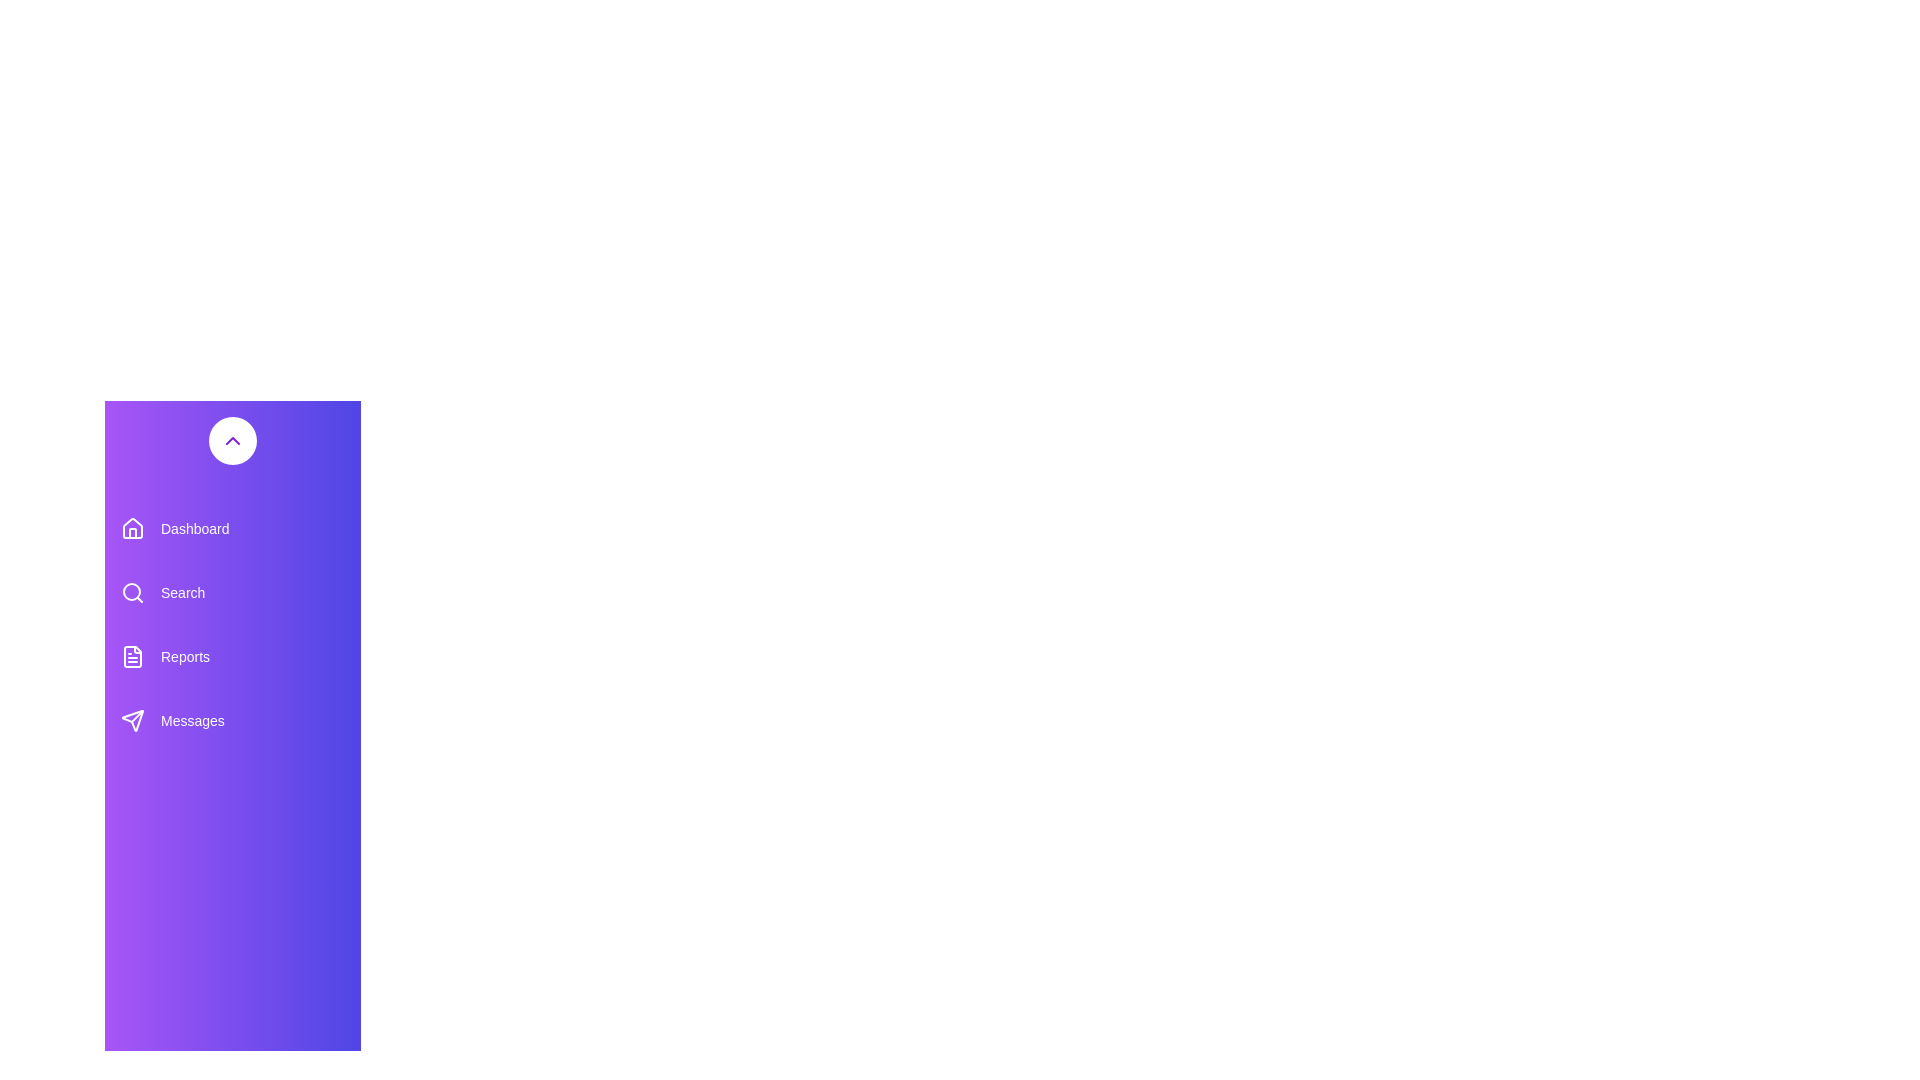 The image size is (1920, 1080). What do you see at coordinates (182, 592) in the screenshot?
I see `the 'Search' label in the left-side navigation menu` at bounding box center [182, 592].